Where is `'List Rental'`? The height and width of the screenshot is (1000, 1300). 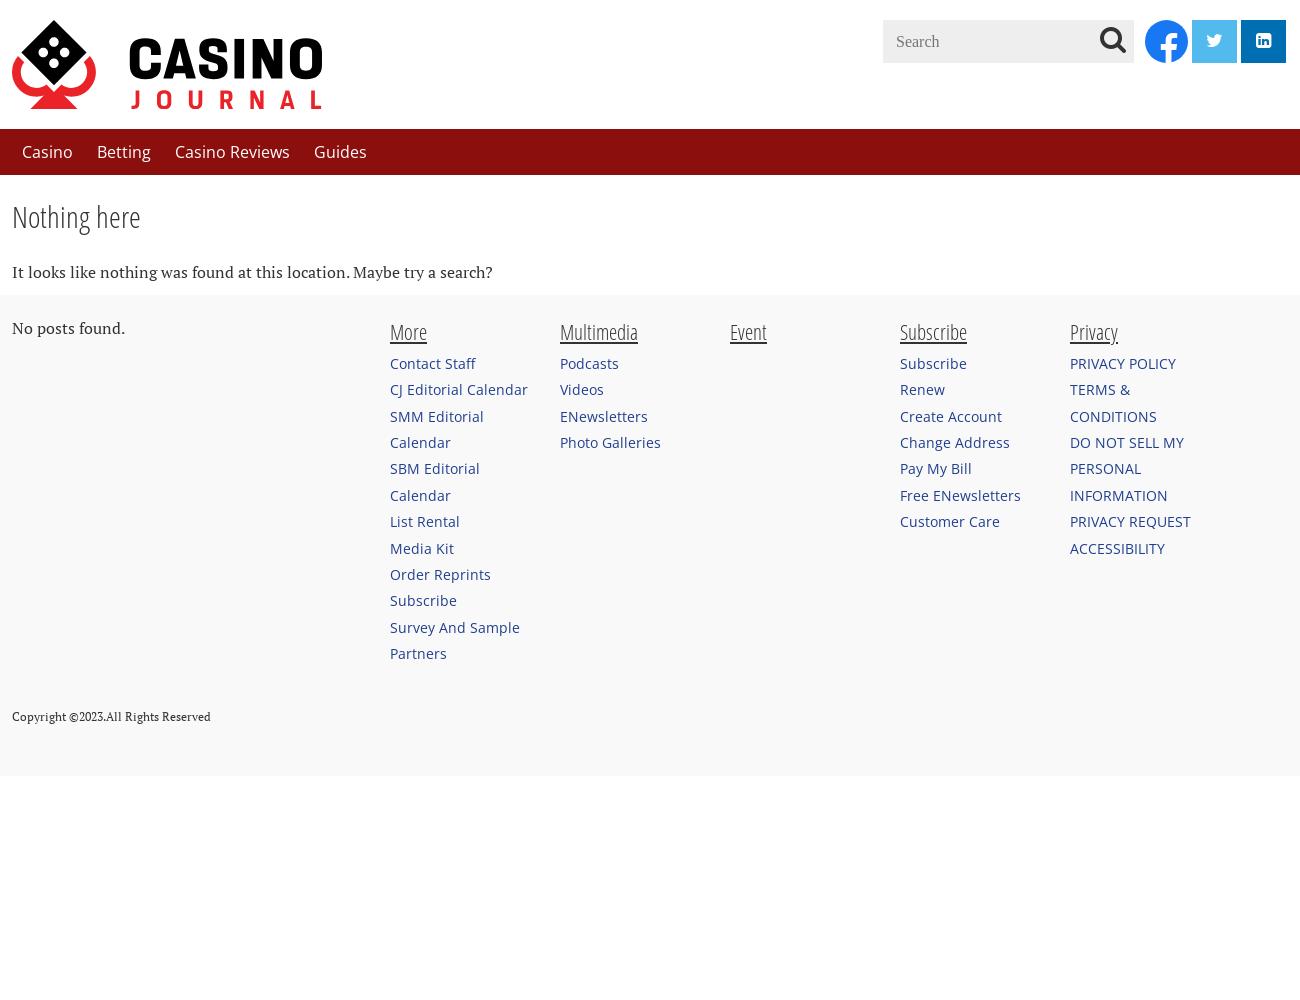
'List Rental' is located at coordinates (424, 521).